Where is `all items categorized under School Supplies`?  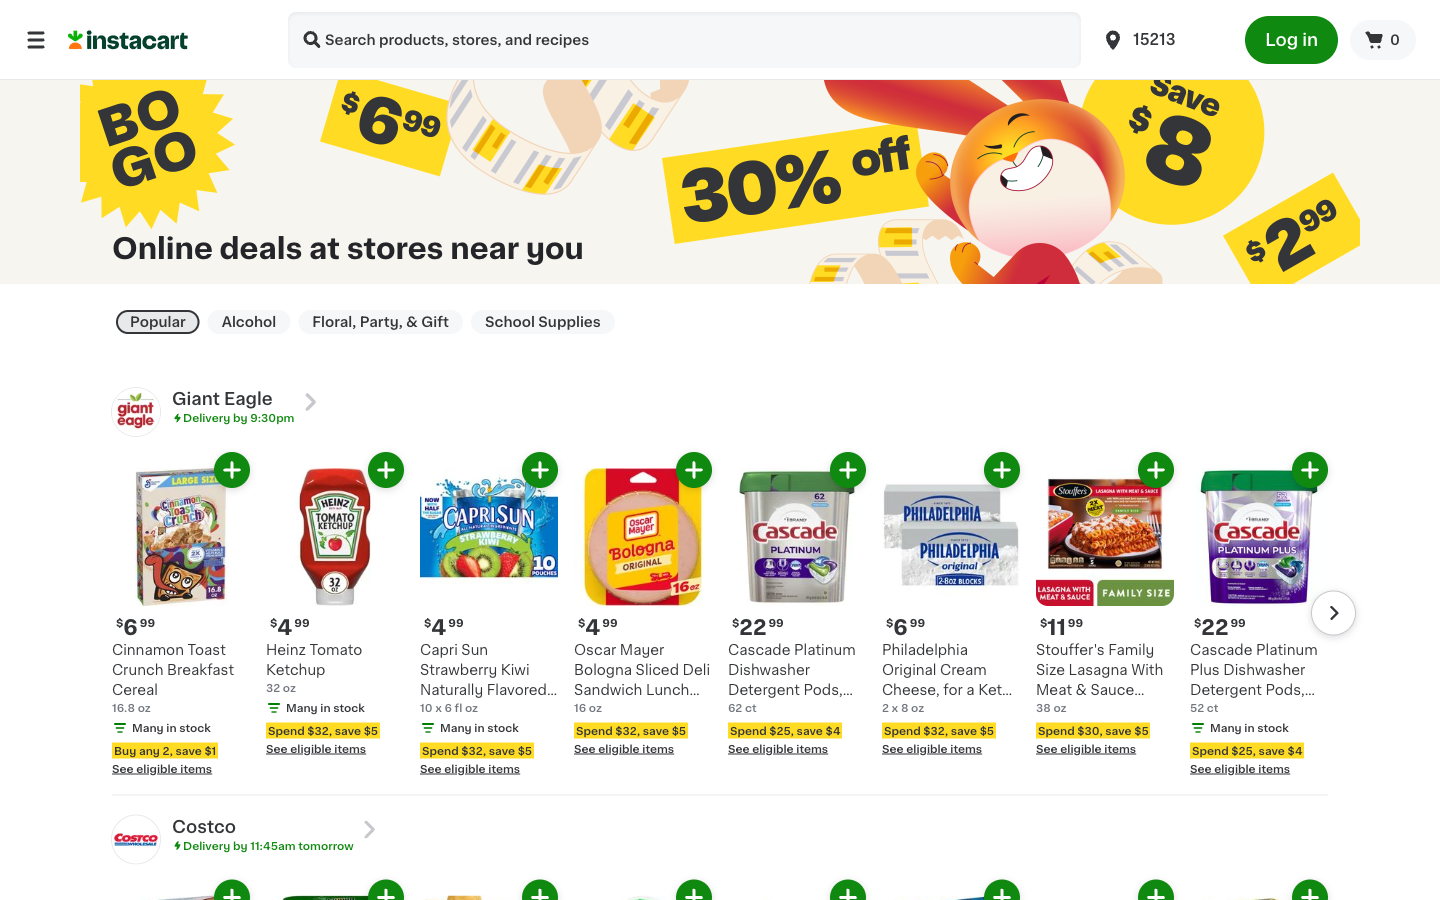 all items categorized under School Supplies is located at coordinates (543, 321).